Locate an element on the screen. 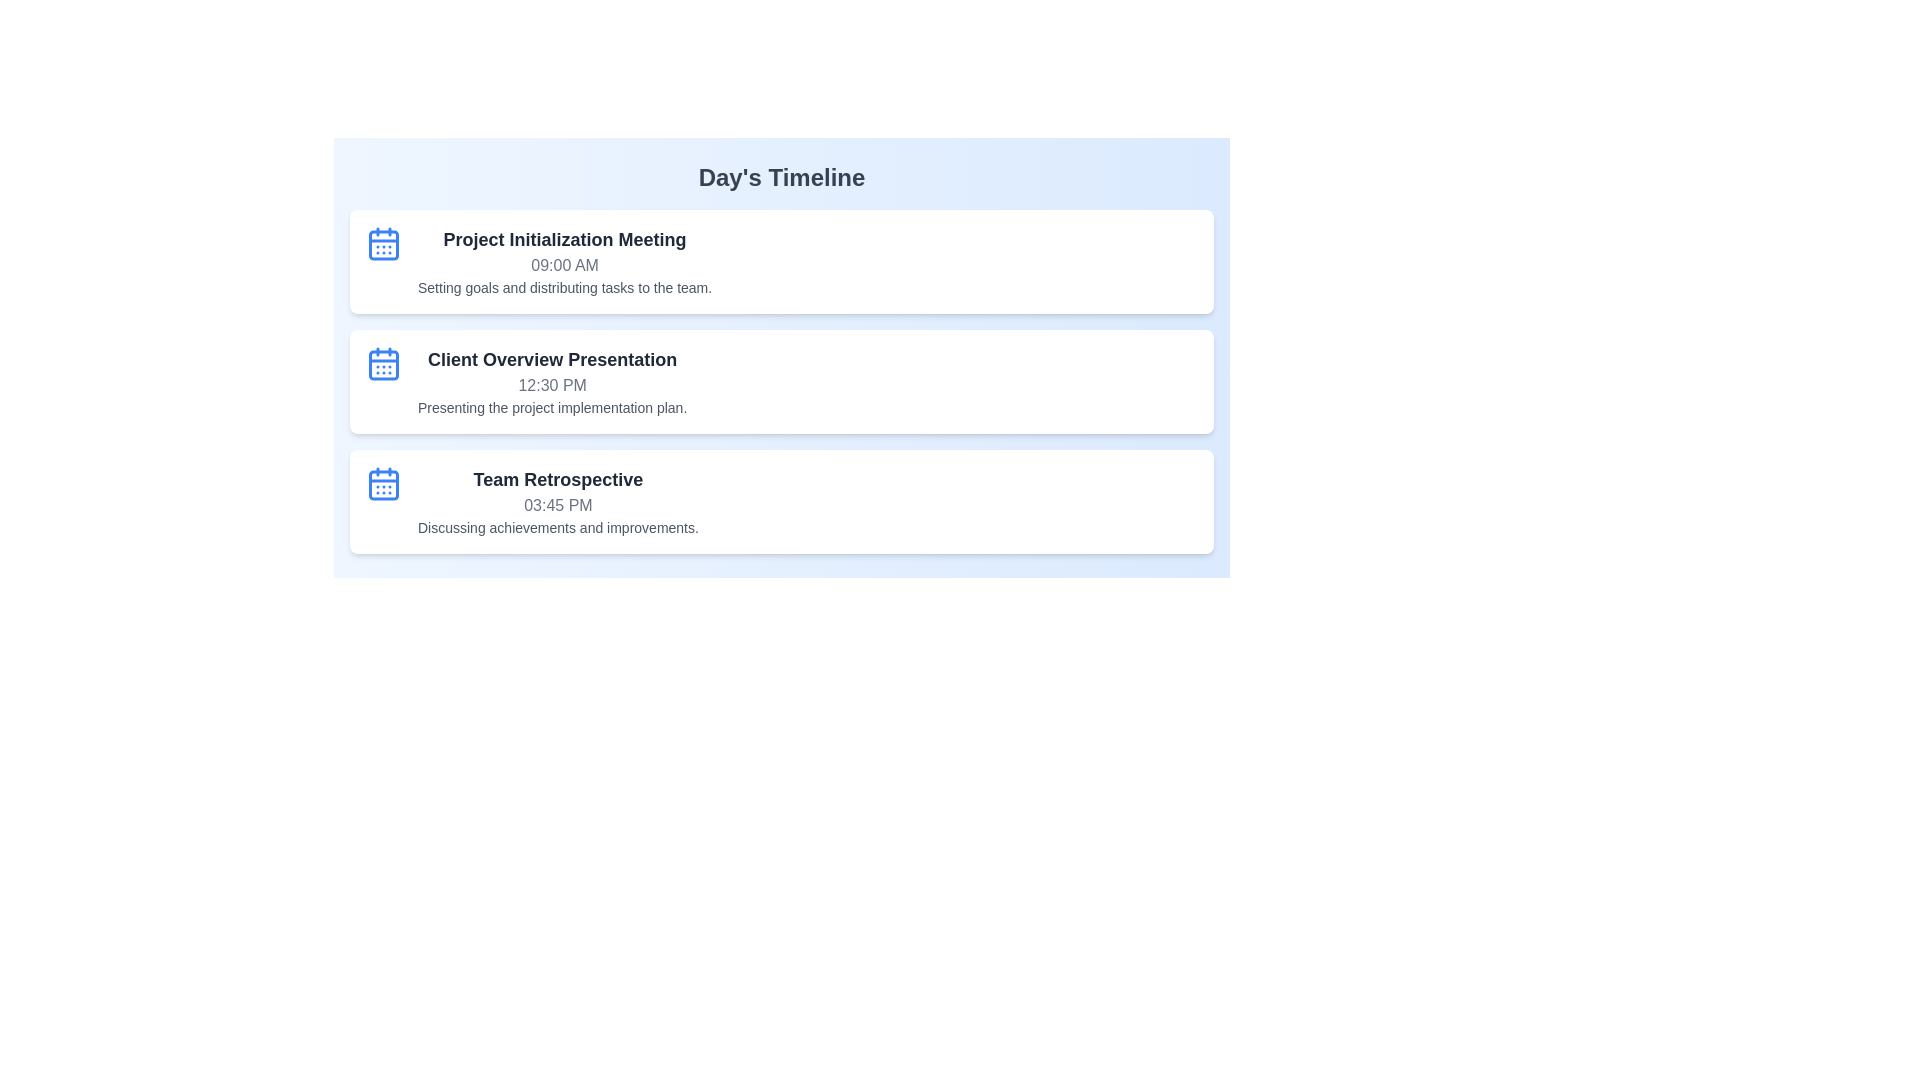 This screenshot has width=1920, height=1080. the content of the text label that serves as the title for a specific timeline event, located near the top of the timeline interface, to the right of a calendar icon is located at coordinates (564, 238).